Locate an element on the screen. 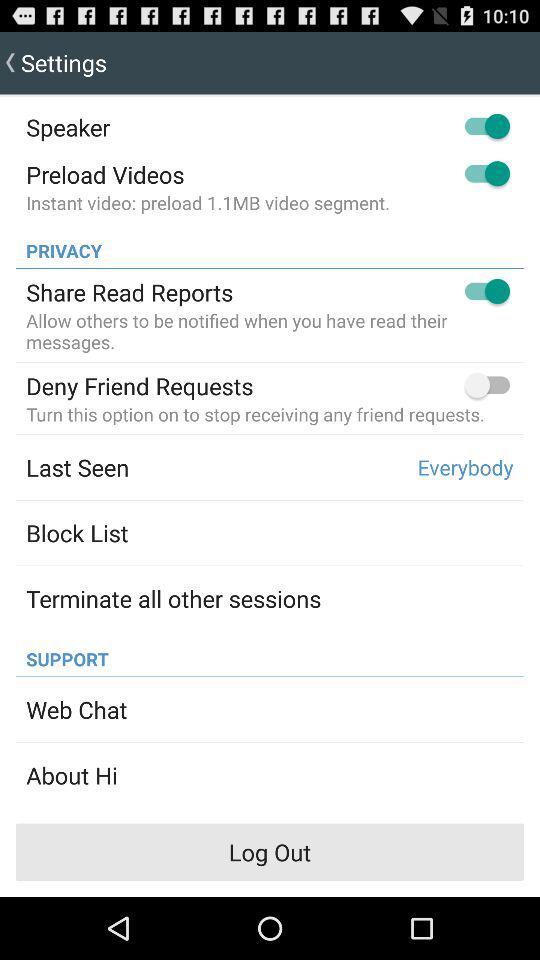  the icon below instant video preload is located at coordinates (58, 244).